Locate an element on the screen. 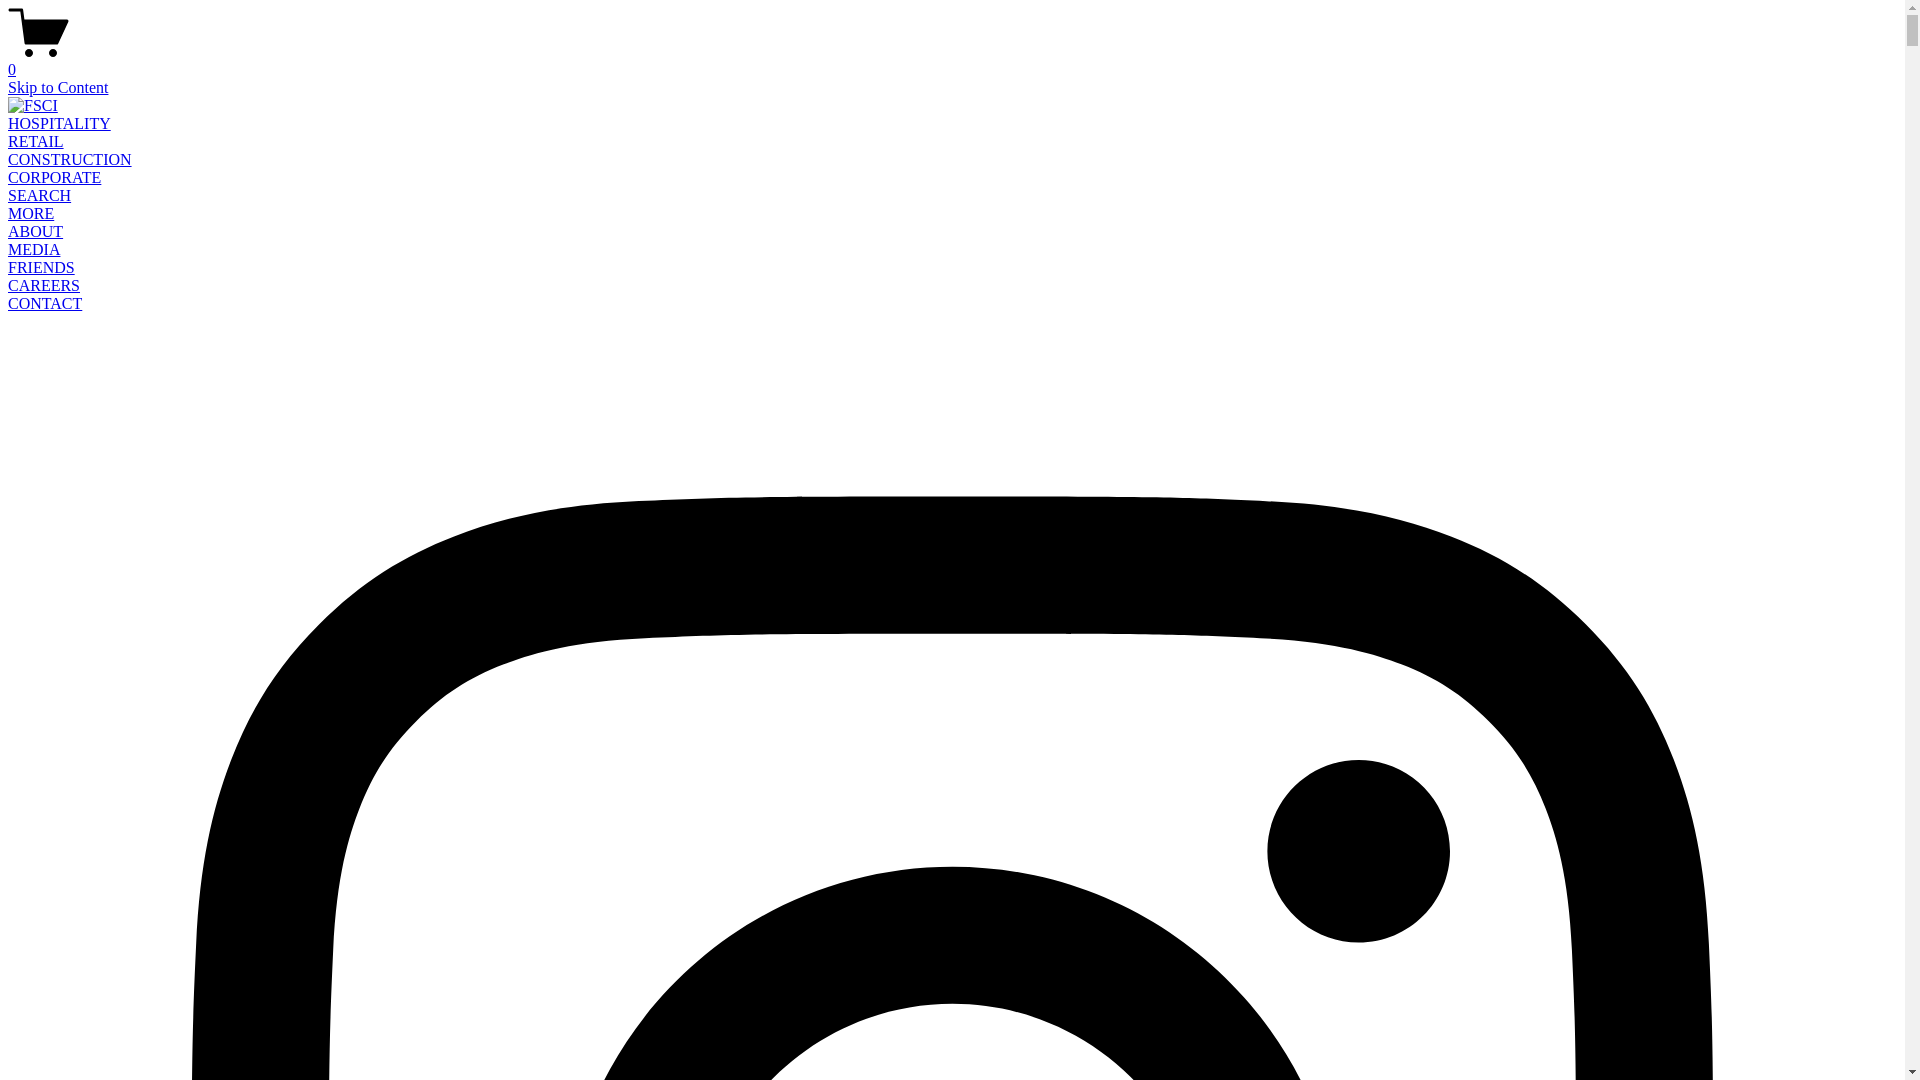 The height and width of the screenshot is (1080, 1920). 'ABOUT' is located at coordinates (8, 230).